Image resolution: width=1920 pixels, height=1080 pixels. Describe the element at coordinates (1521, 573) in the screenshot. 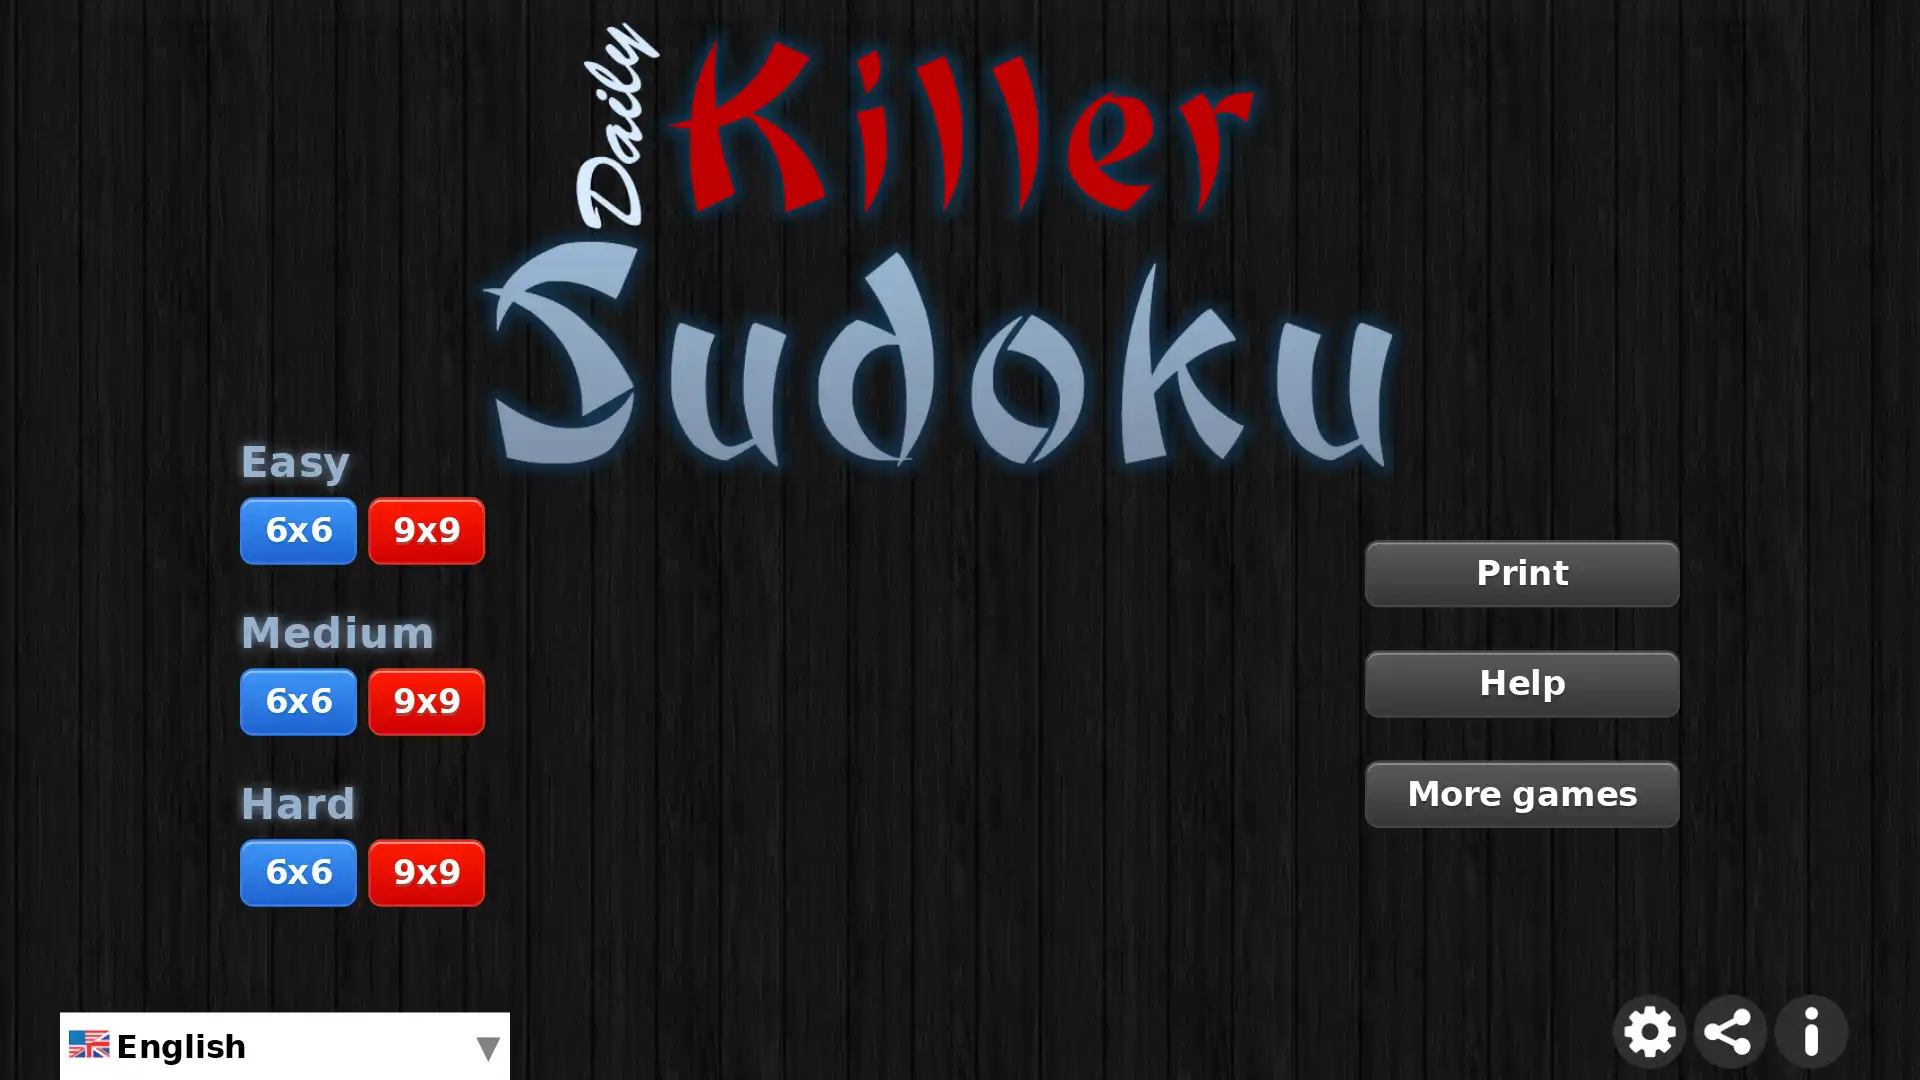

I see `Print` at that location.